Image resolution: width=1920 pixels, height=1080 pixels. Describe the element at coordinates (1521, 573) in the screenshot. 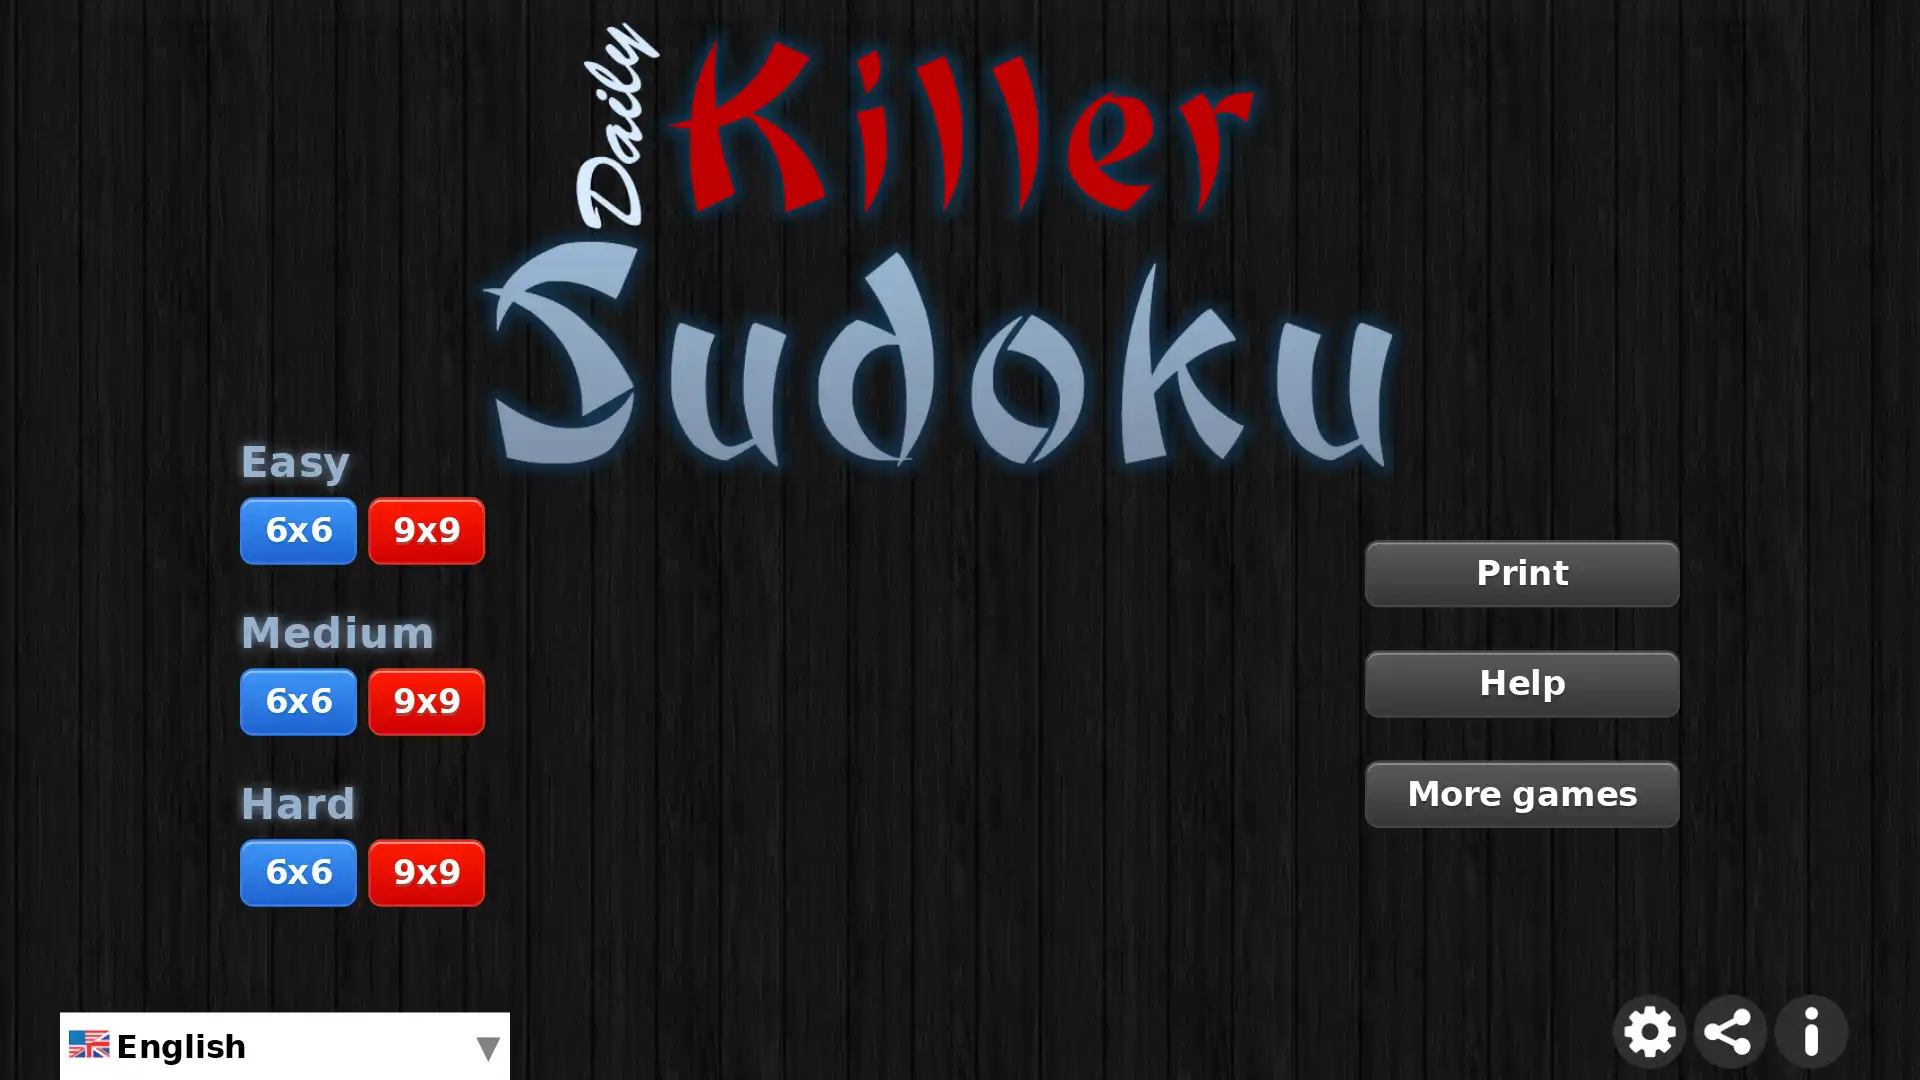

I see `Print` at that location.